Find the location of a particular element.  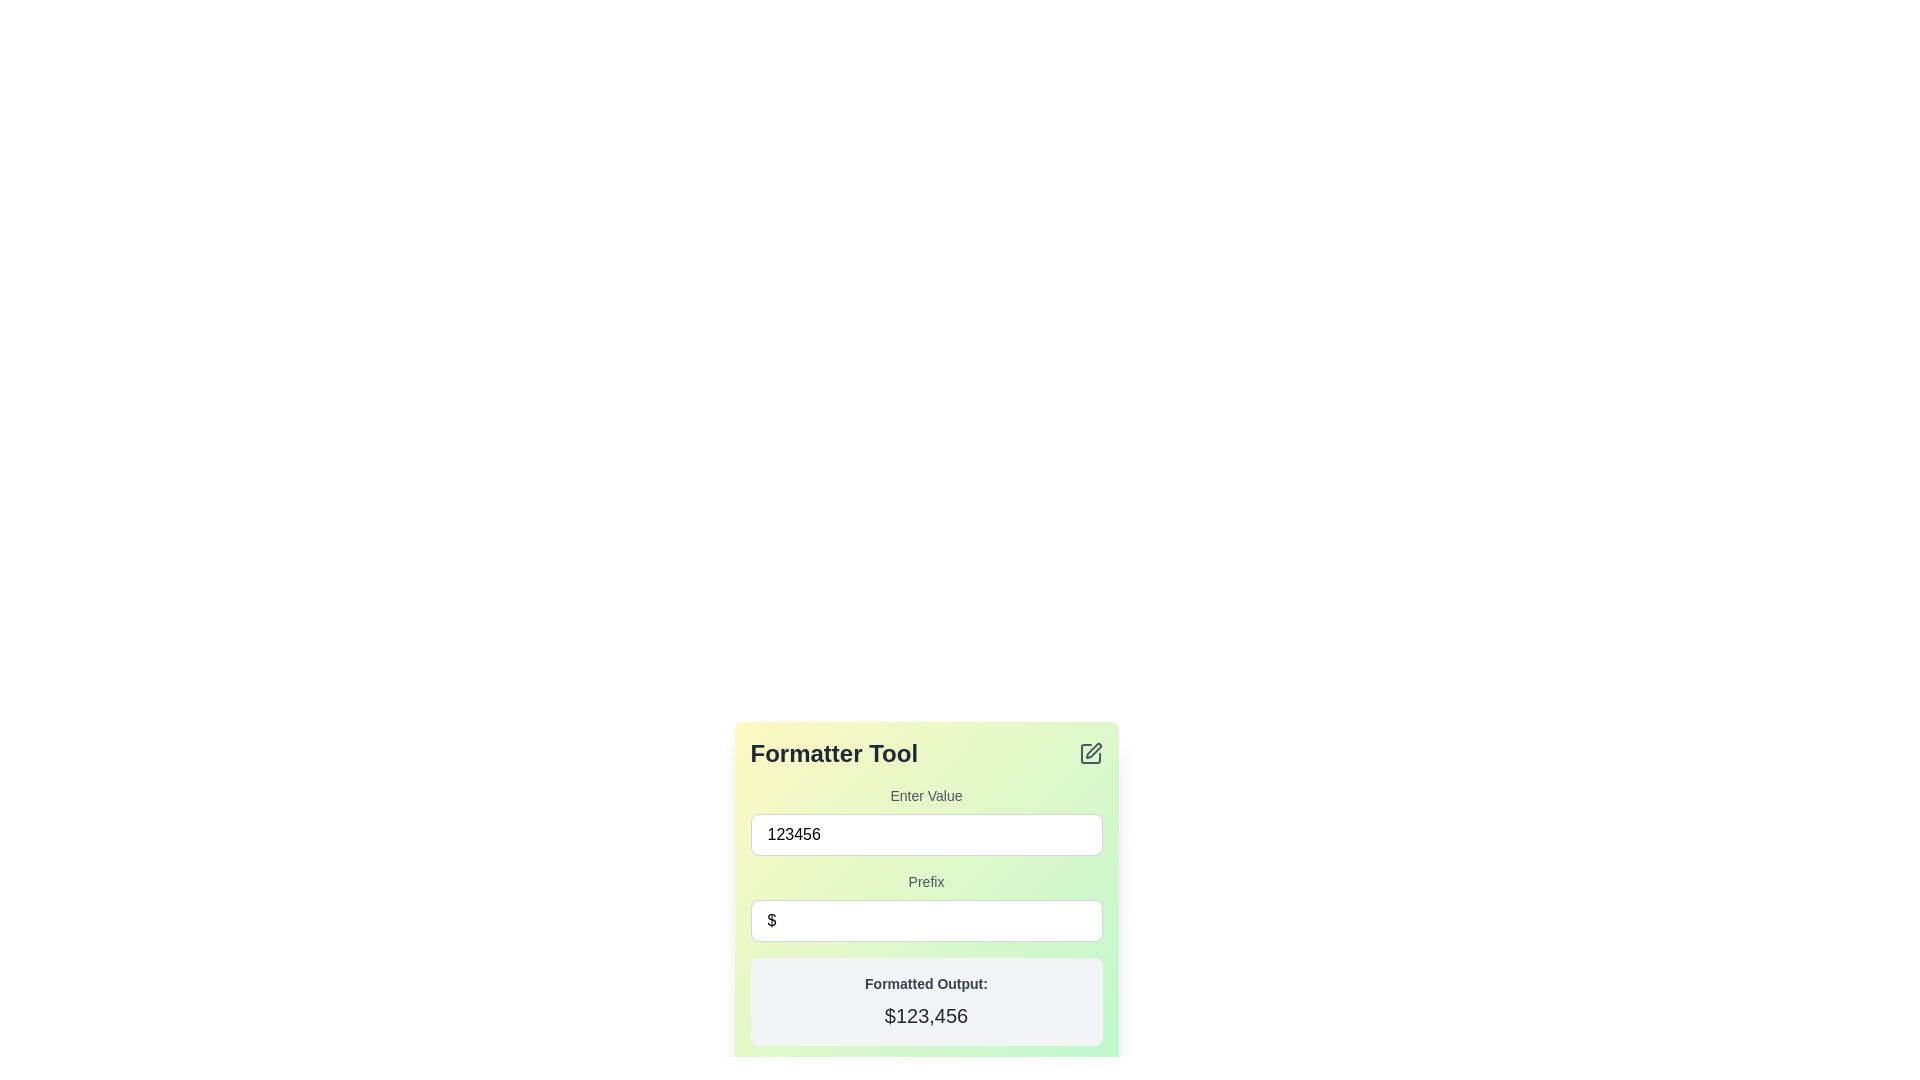

the Edit Icon located in the top-right corner of the 'Formatter Tool' panel to initiate an editing interaction is located at coordinates (1089, 753).